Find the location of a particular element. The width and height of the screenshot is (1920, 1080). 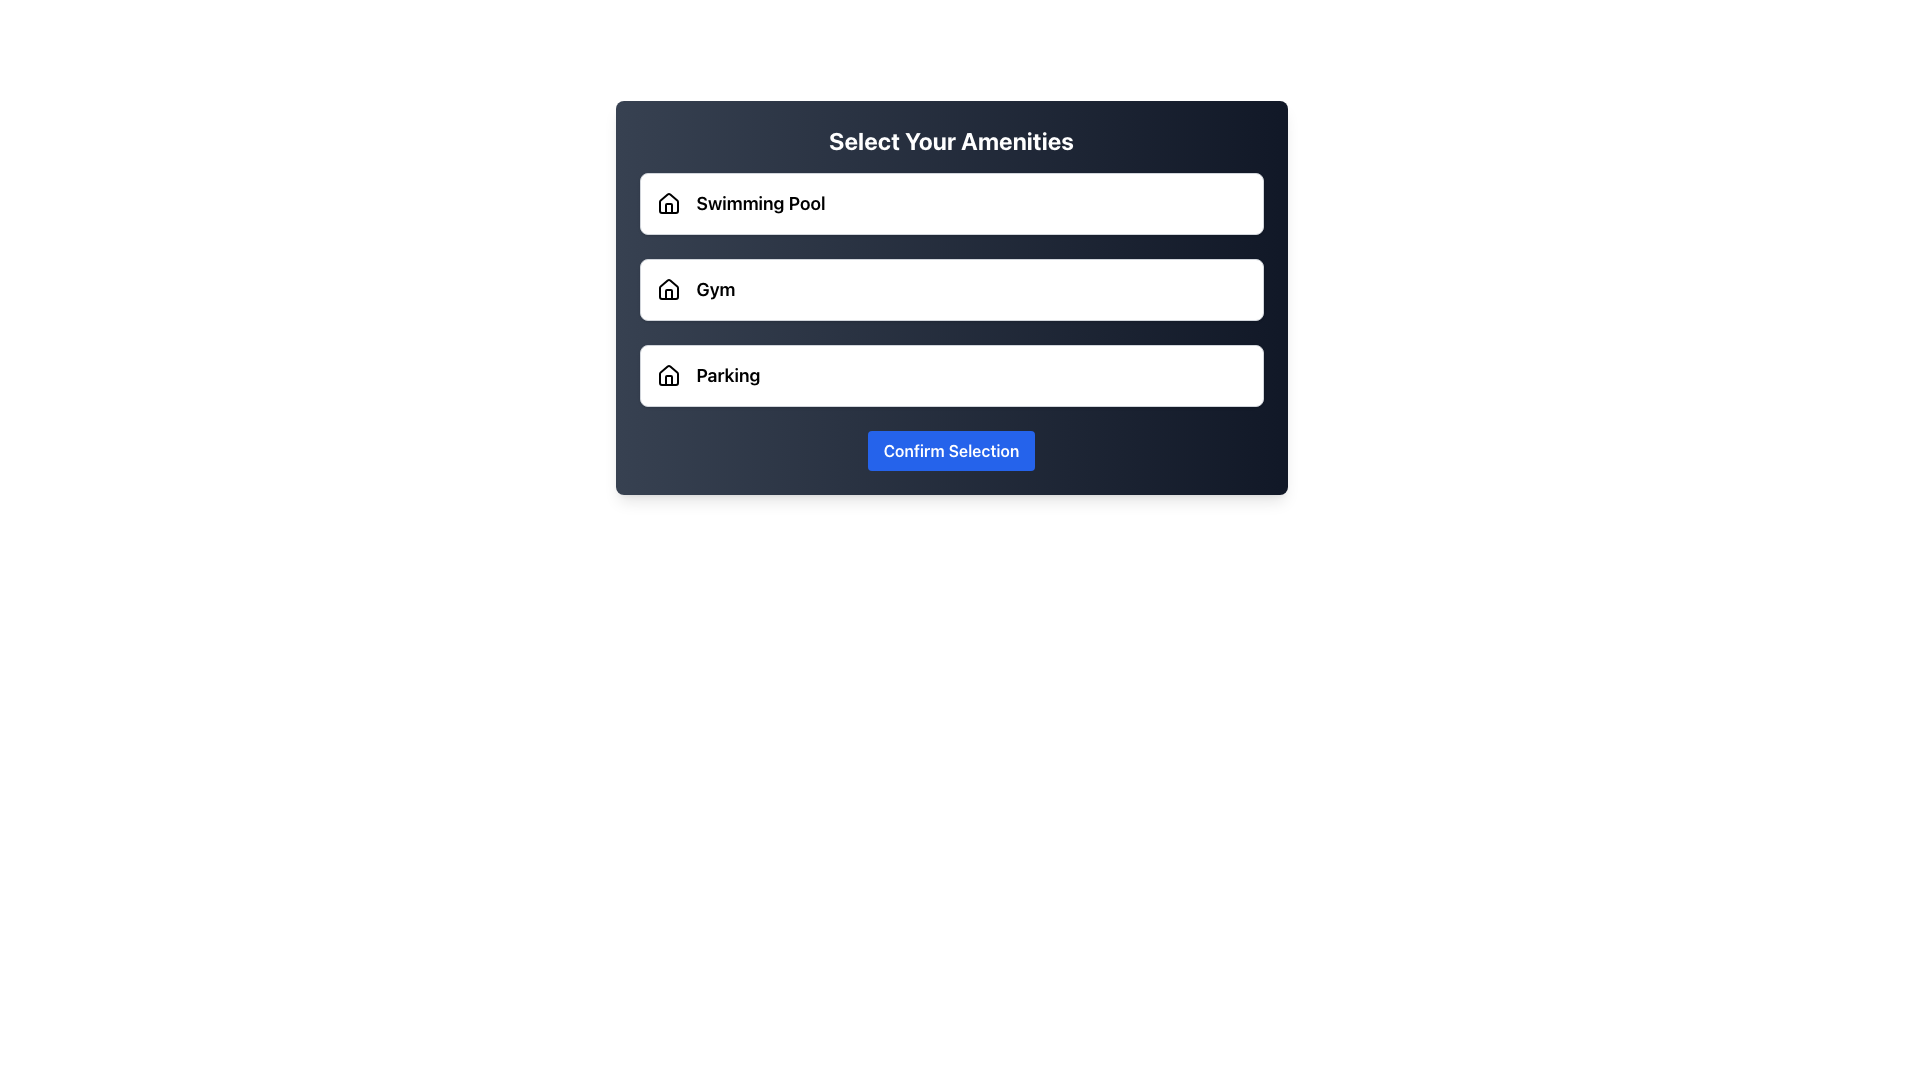

the 'Parking' text label, which is bold and slightly larger, located to the right of a house icon in the third row of a vertical list is located at coordinates (727, 375).